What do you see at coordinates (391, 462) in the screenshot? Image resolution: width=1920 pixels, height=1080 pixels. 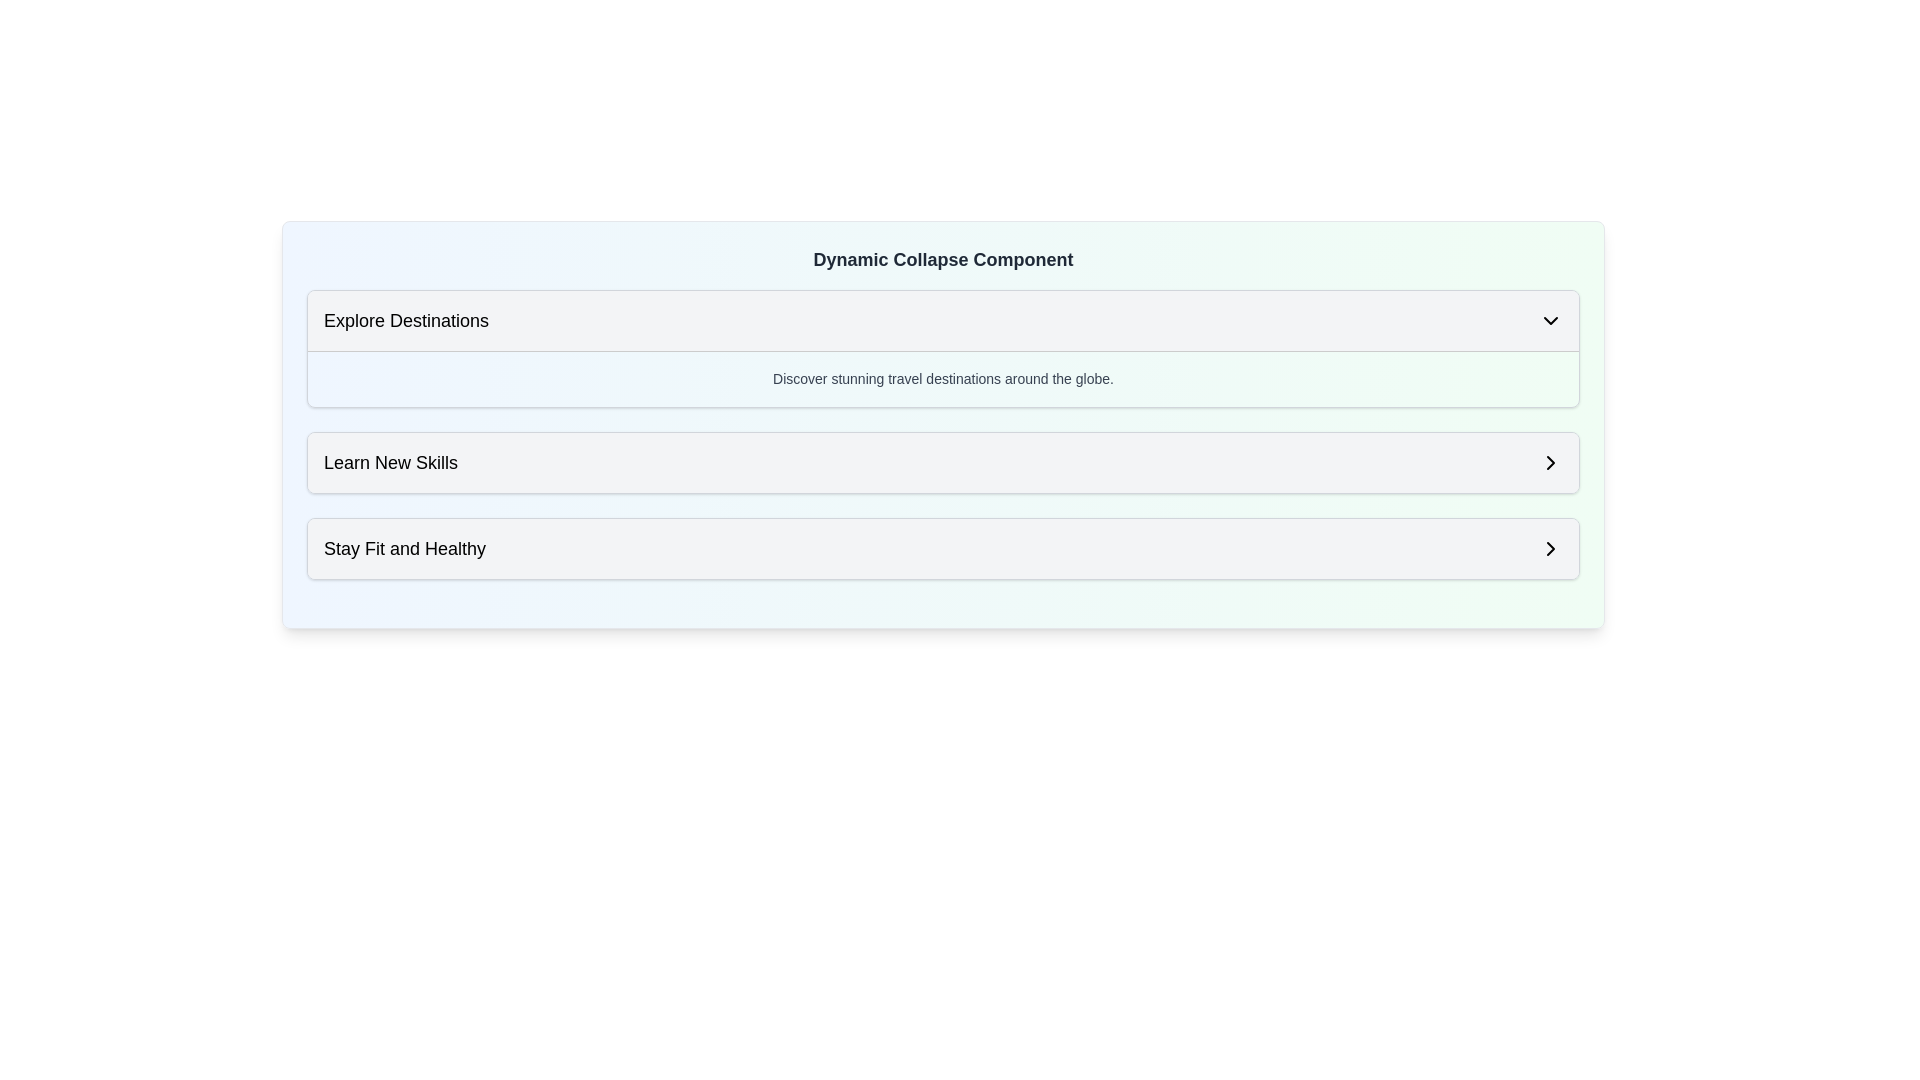 I see `the text label displaying 'Learn New Skills', which is prominently styled in black on a light gray background, located in the second interactive section of the vertical list` at bounding box center [391, 462].